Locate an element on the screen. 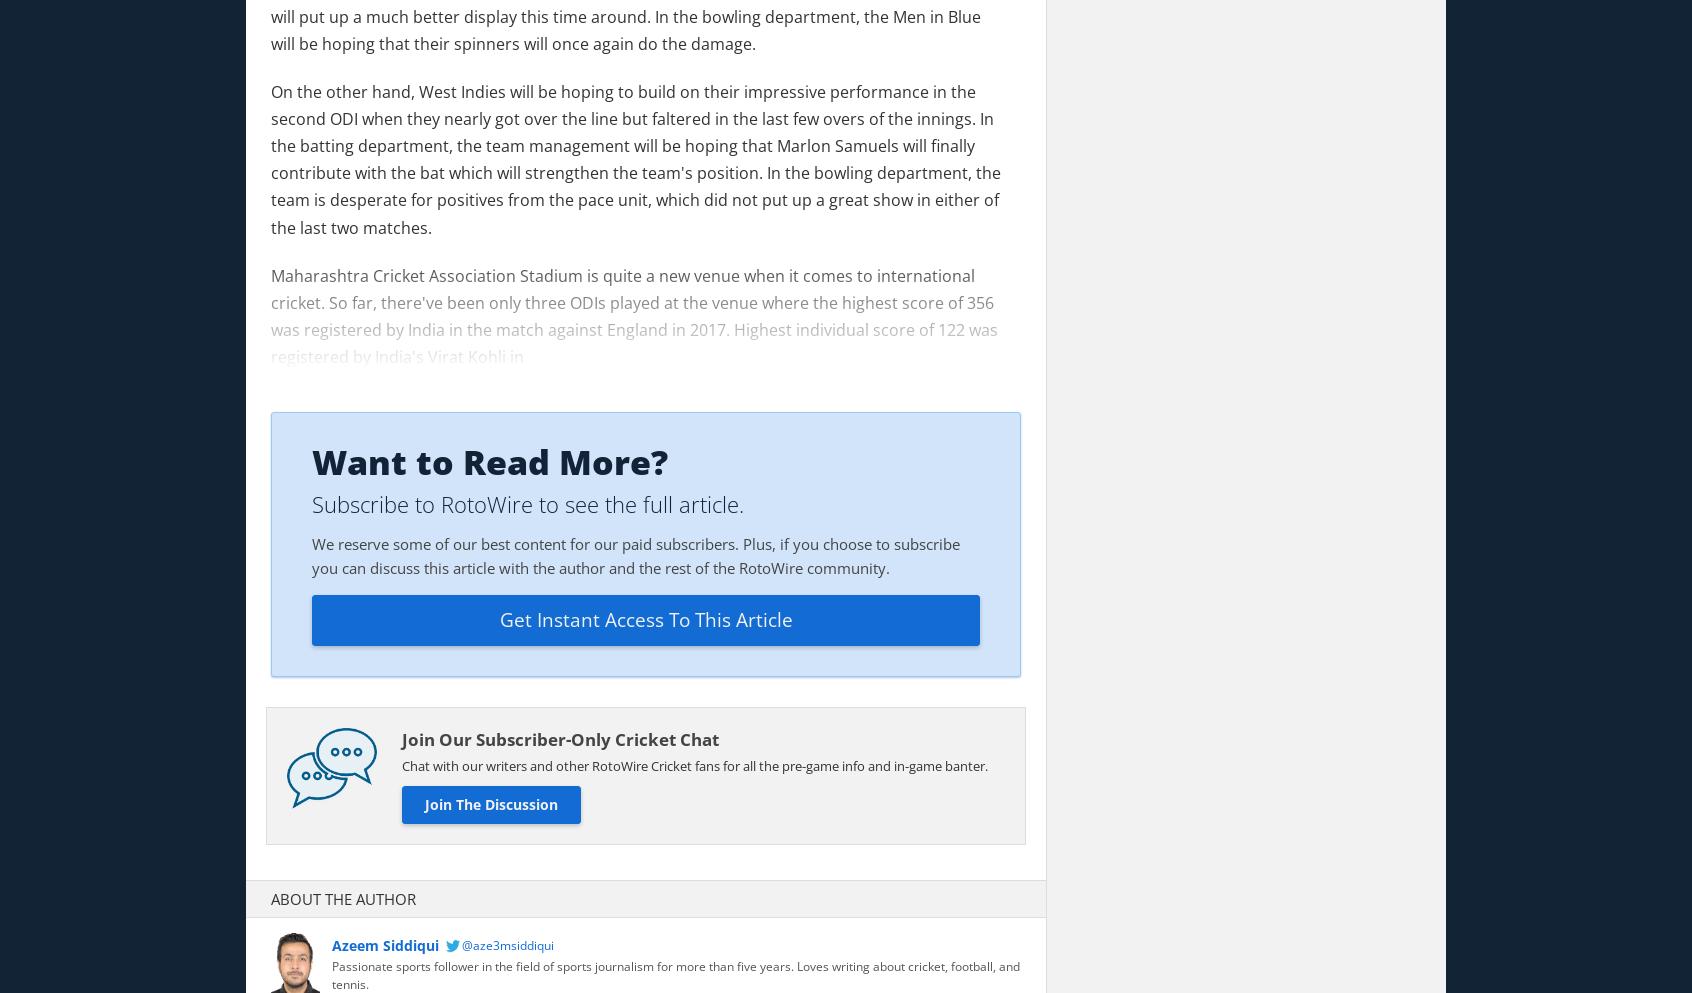 The width and height of the screenshot is (1692, 993). 'On the other hand, West Indies will be hoping to build on their impressive performance in the second ODI when they nearly got over the line but faltered in the last few overs of the innings. In the batting department, the team management will be hoping that Marlon Samuels will finally contribute with the bat which will strengthen the team's position. In the bowling department, the team is desperate for positives from the pace unit, which did not put up a great show in either of the last two matches.' is located at coordinates (636, 157).